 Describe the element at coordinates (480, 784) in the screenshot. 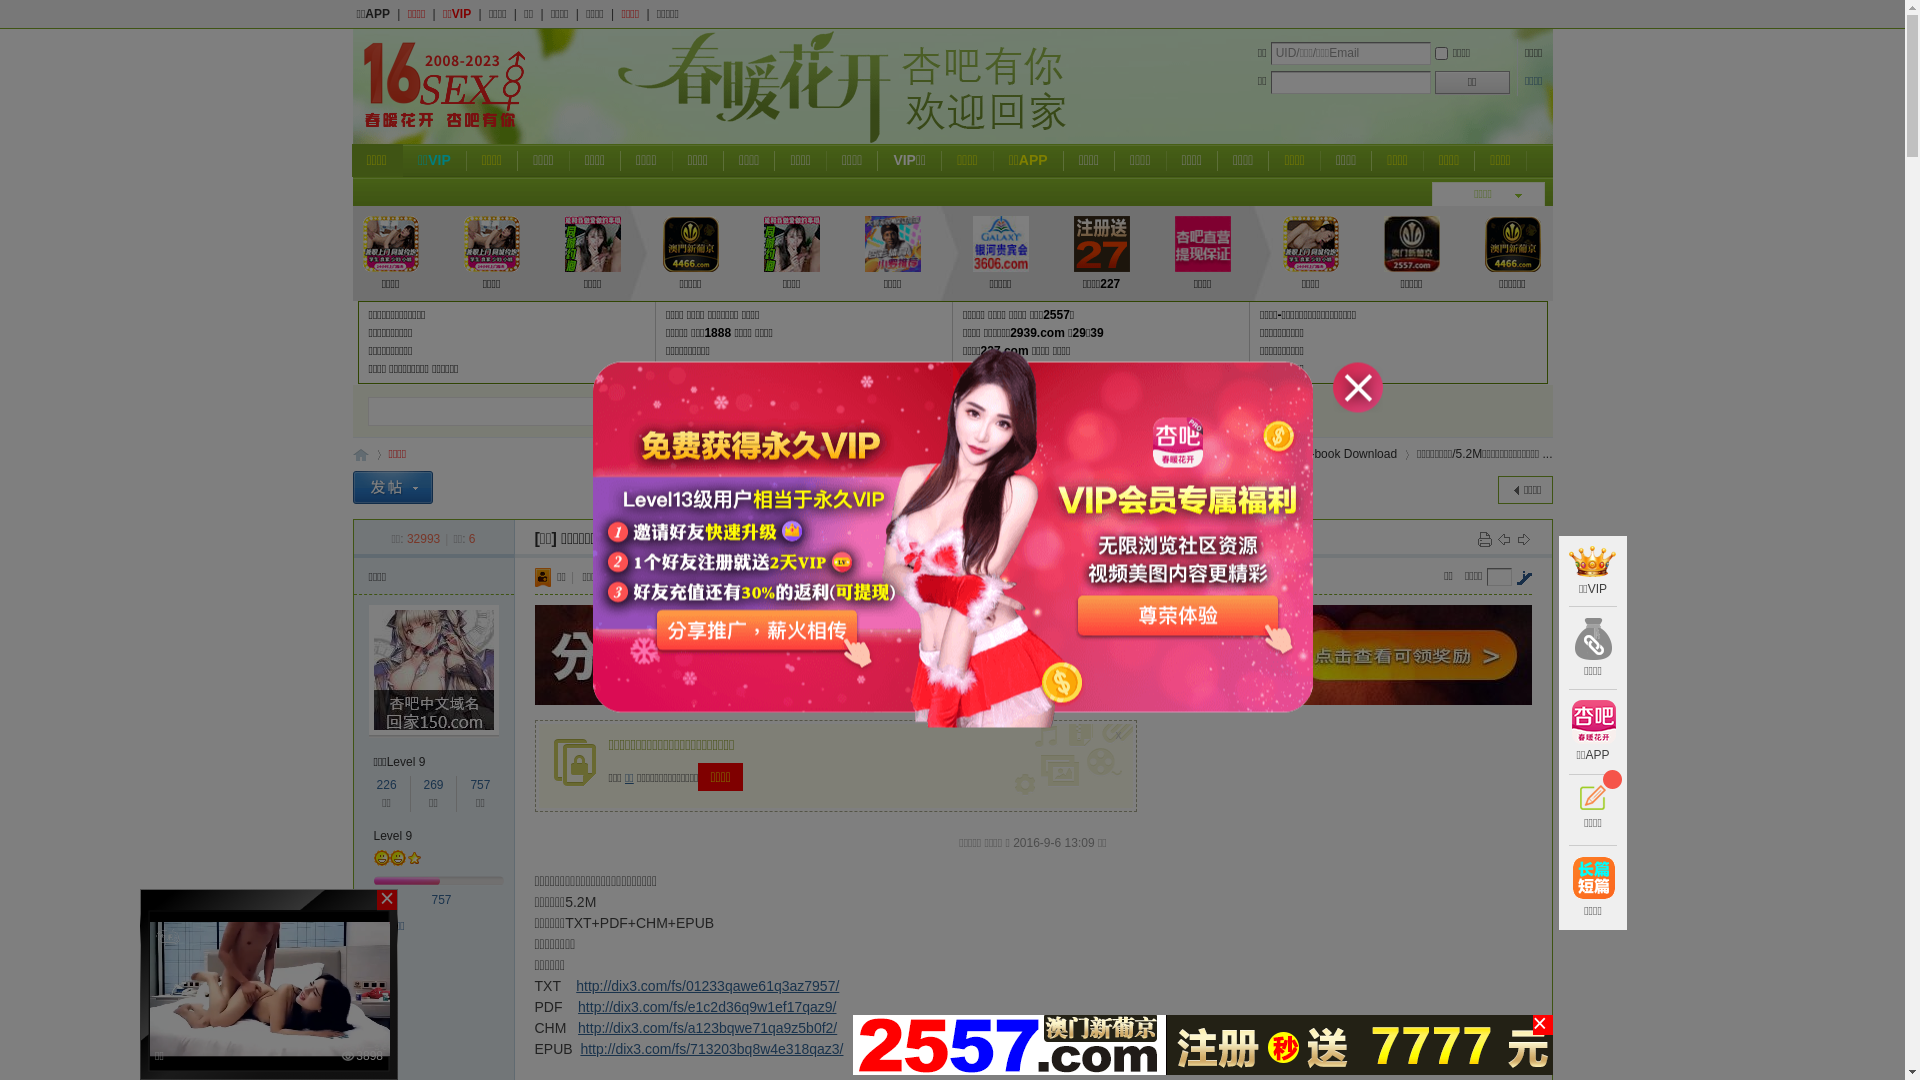

I see `'757'` at that location.